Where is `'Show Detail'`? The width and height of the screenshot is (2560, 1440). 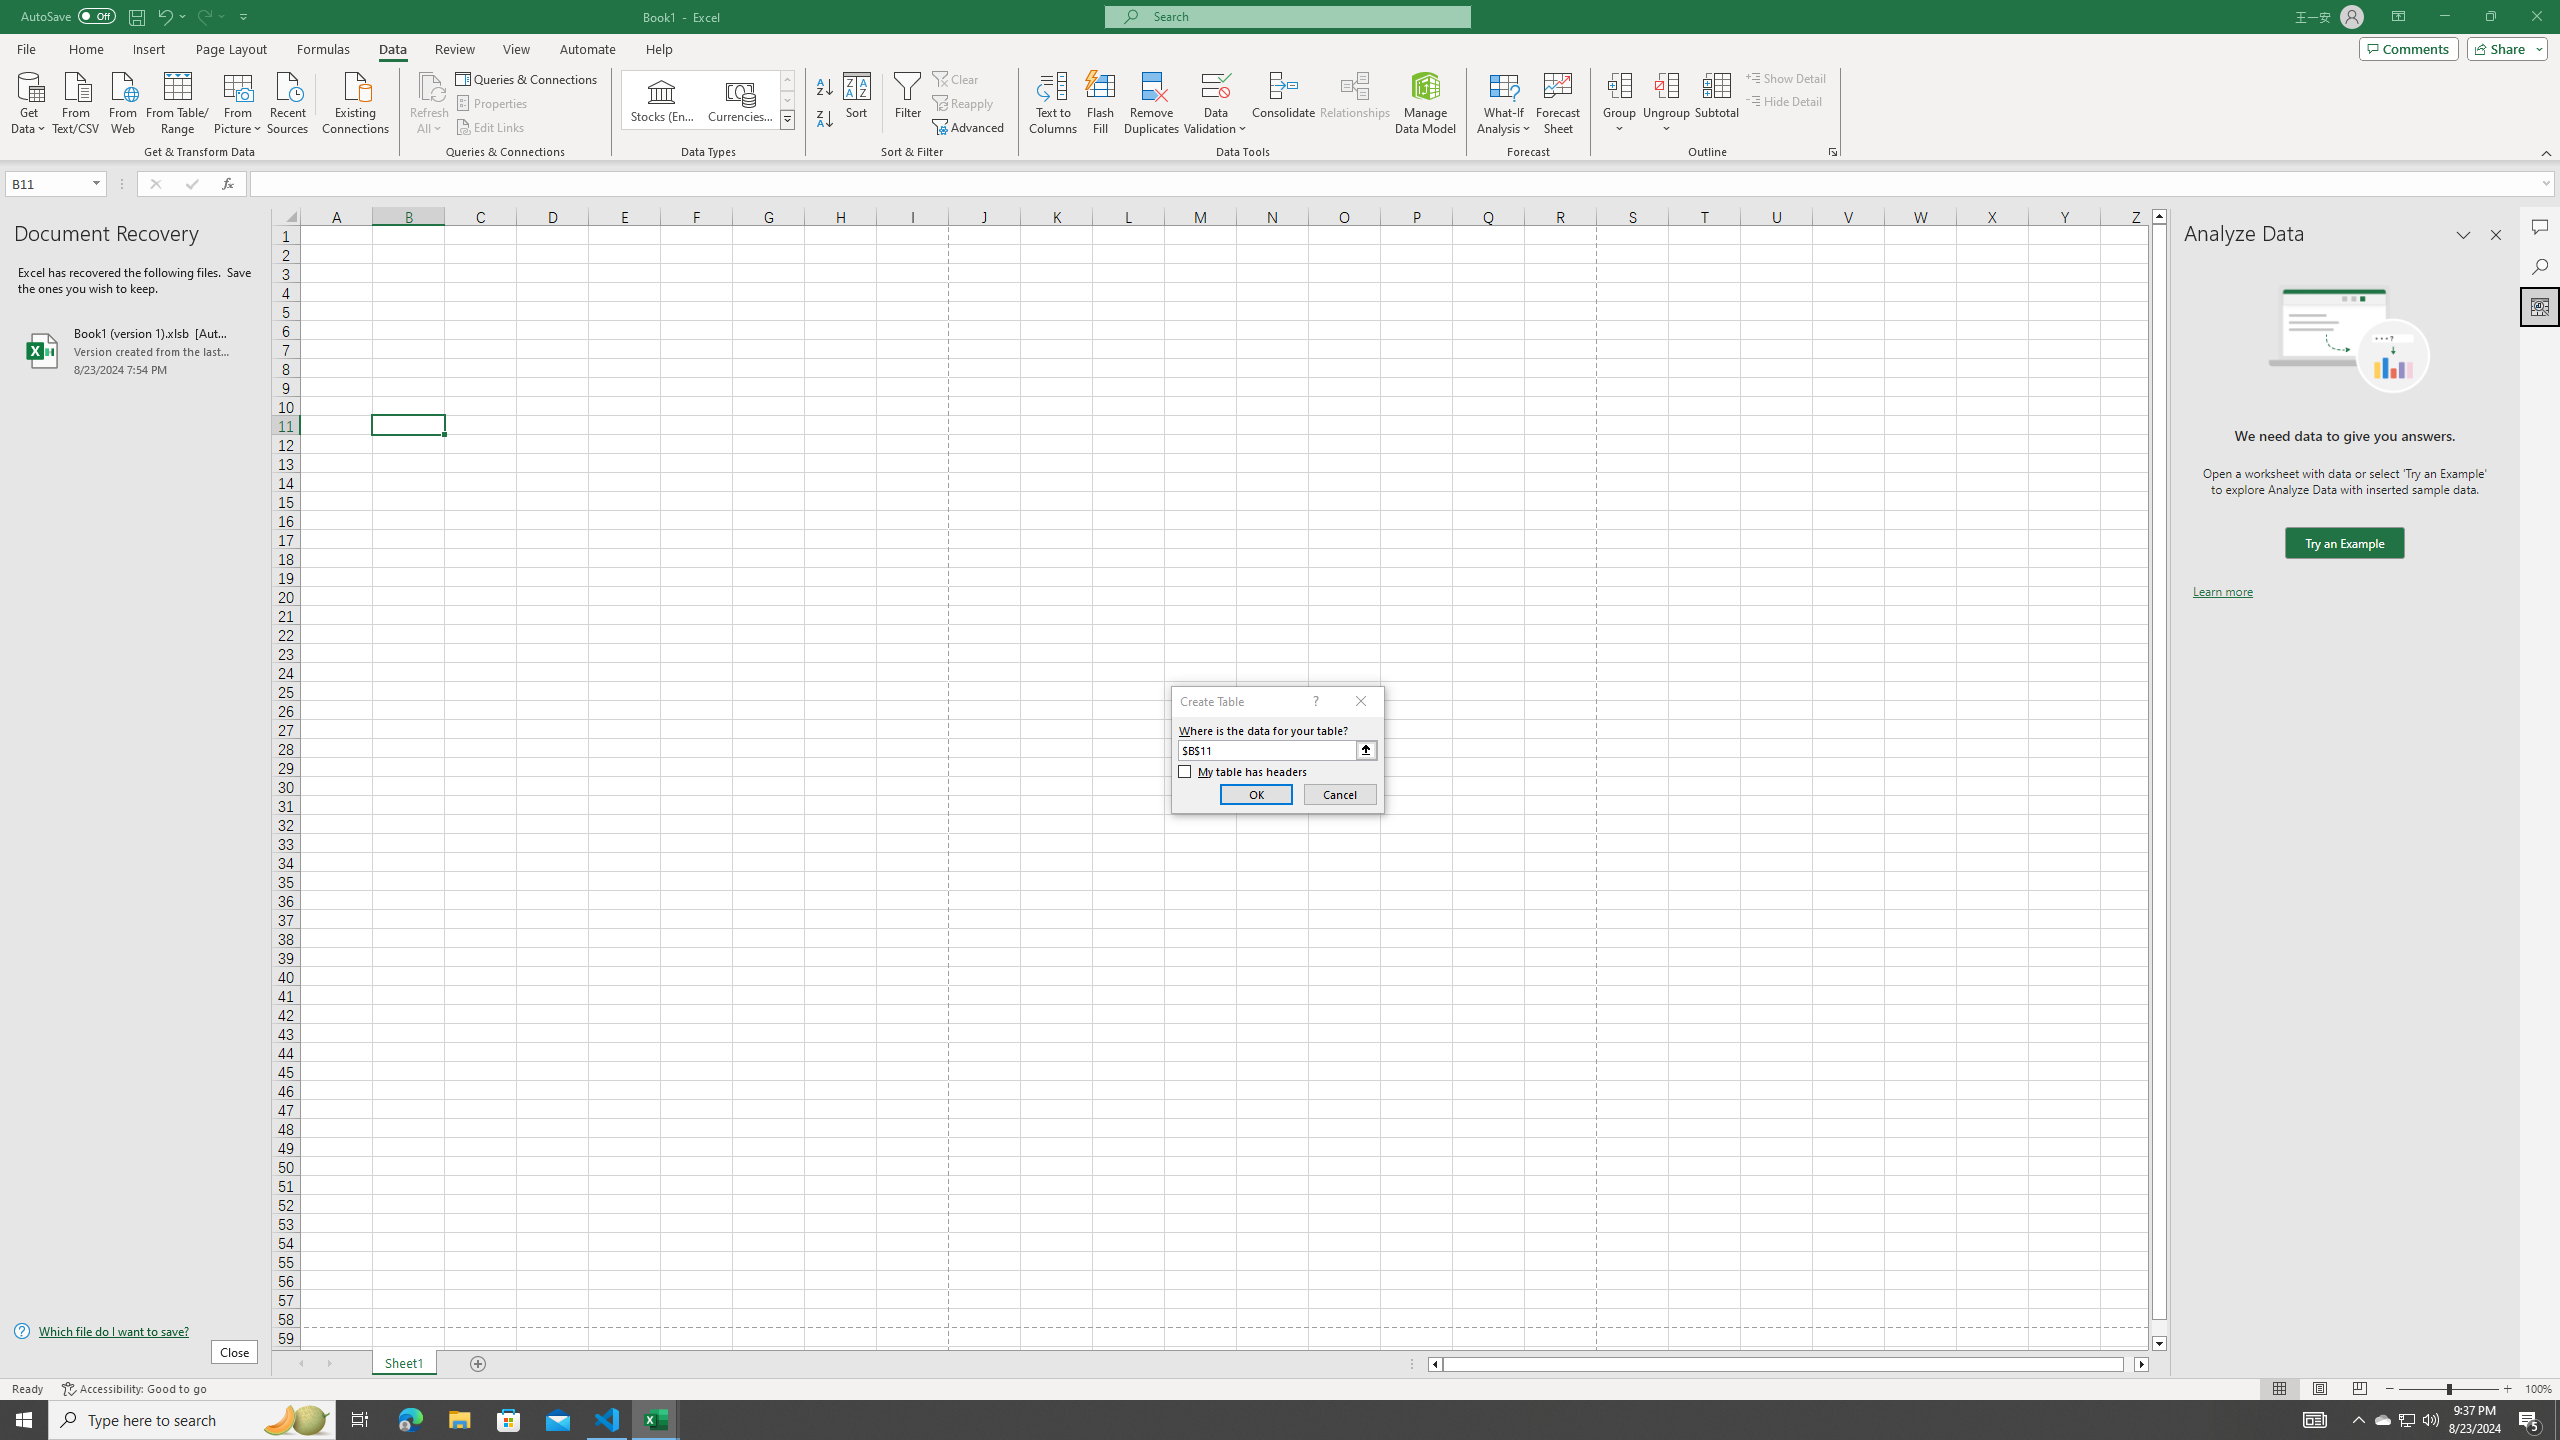 'Show Detail' is located at coordinates (1785, 77).